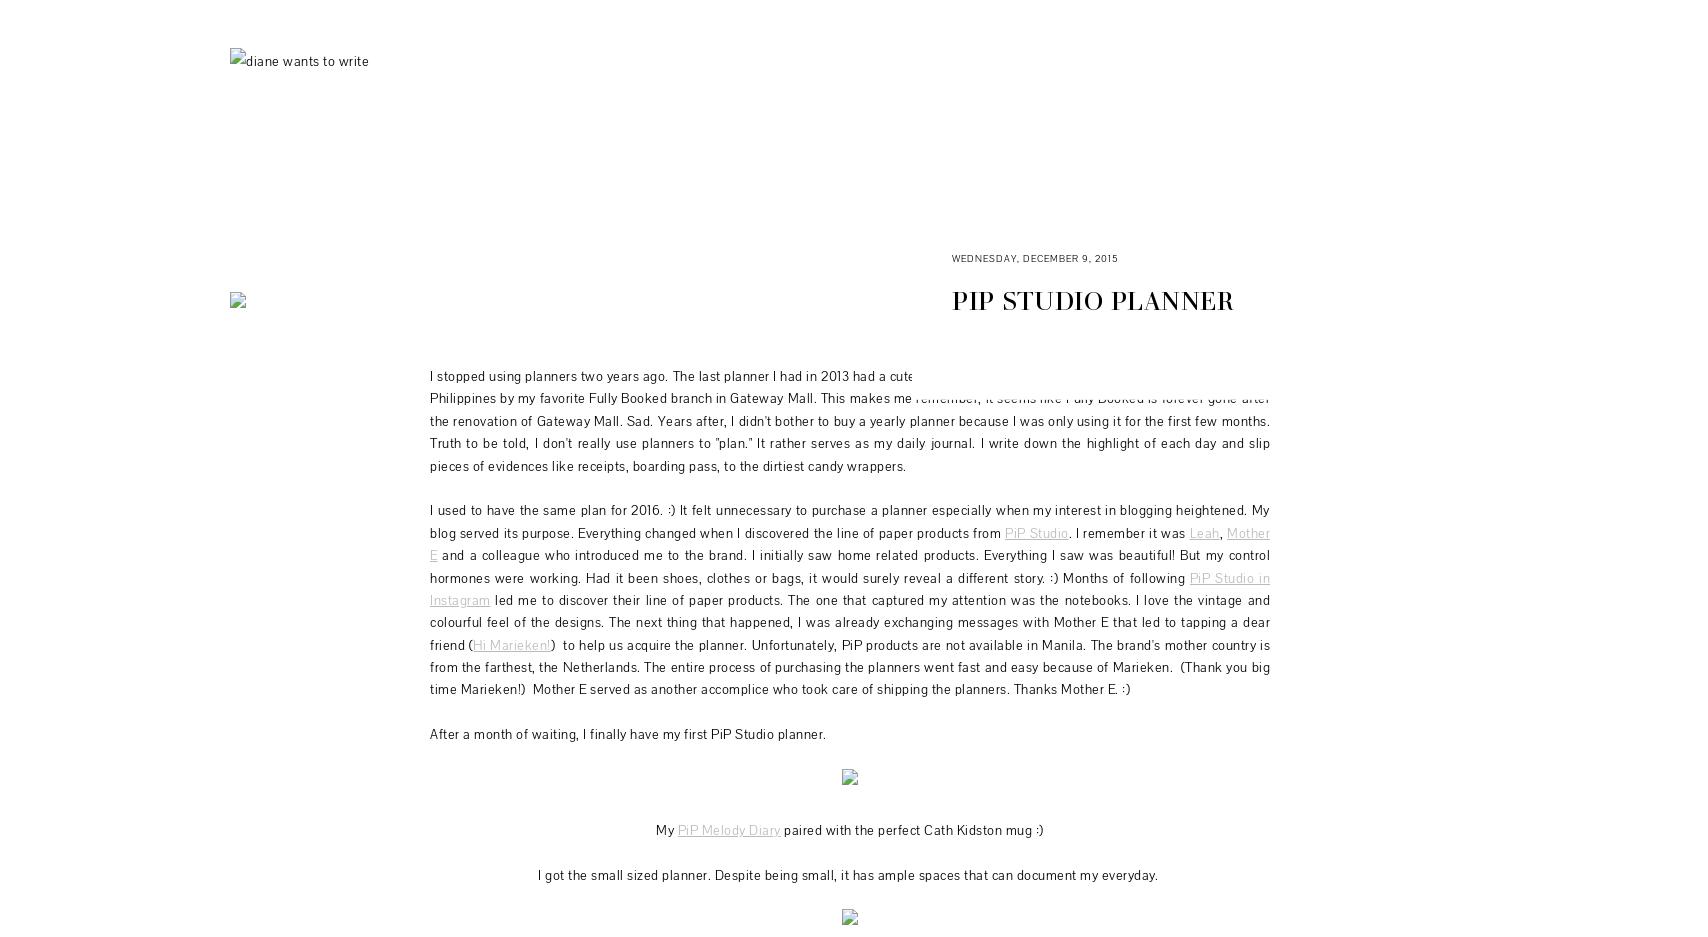  Describe the element at coordinates (666, 828) in the screenshot. I see `'My'` at that location.